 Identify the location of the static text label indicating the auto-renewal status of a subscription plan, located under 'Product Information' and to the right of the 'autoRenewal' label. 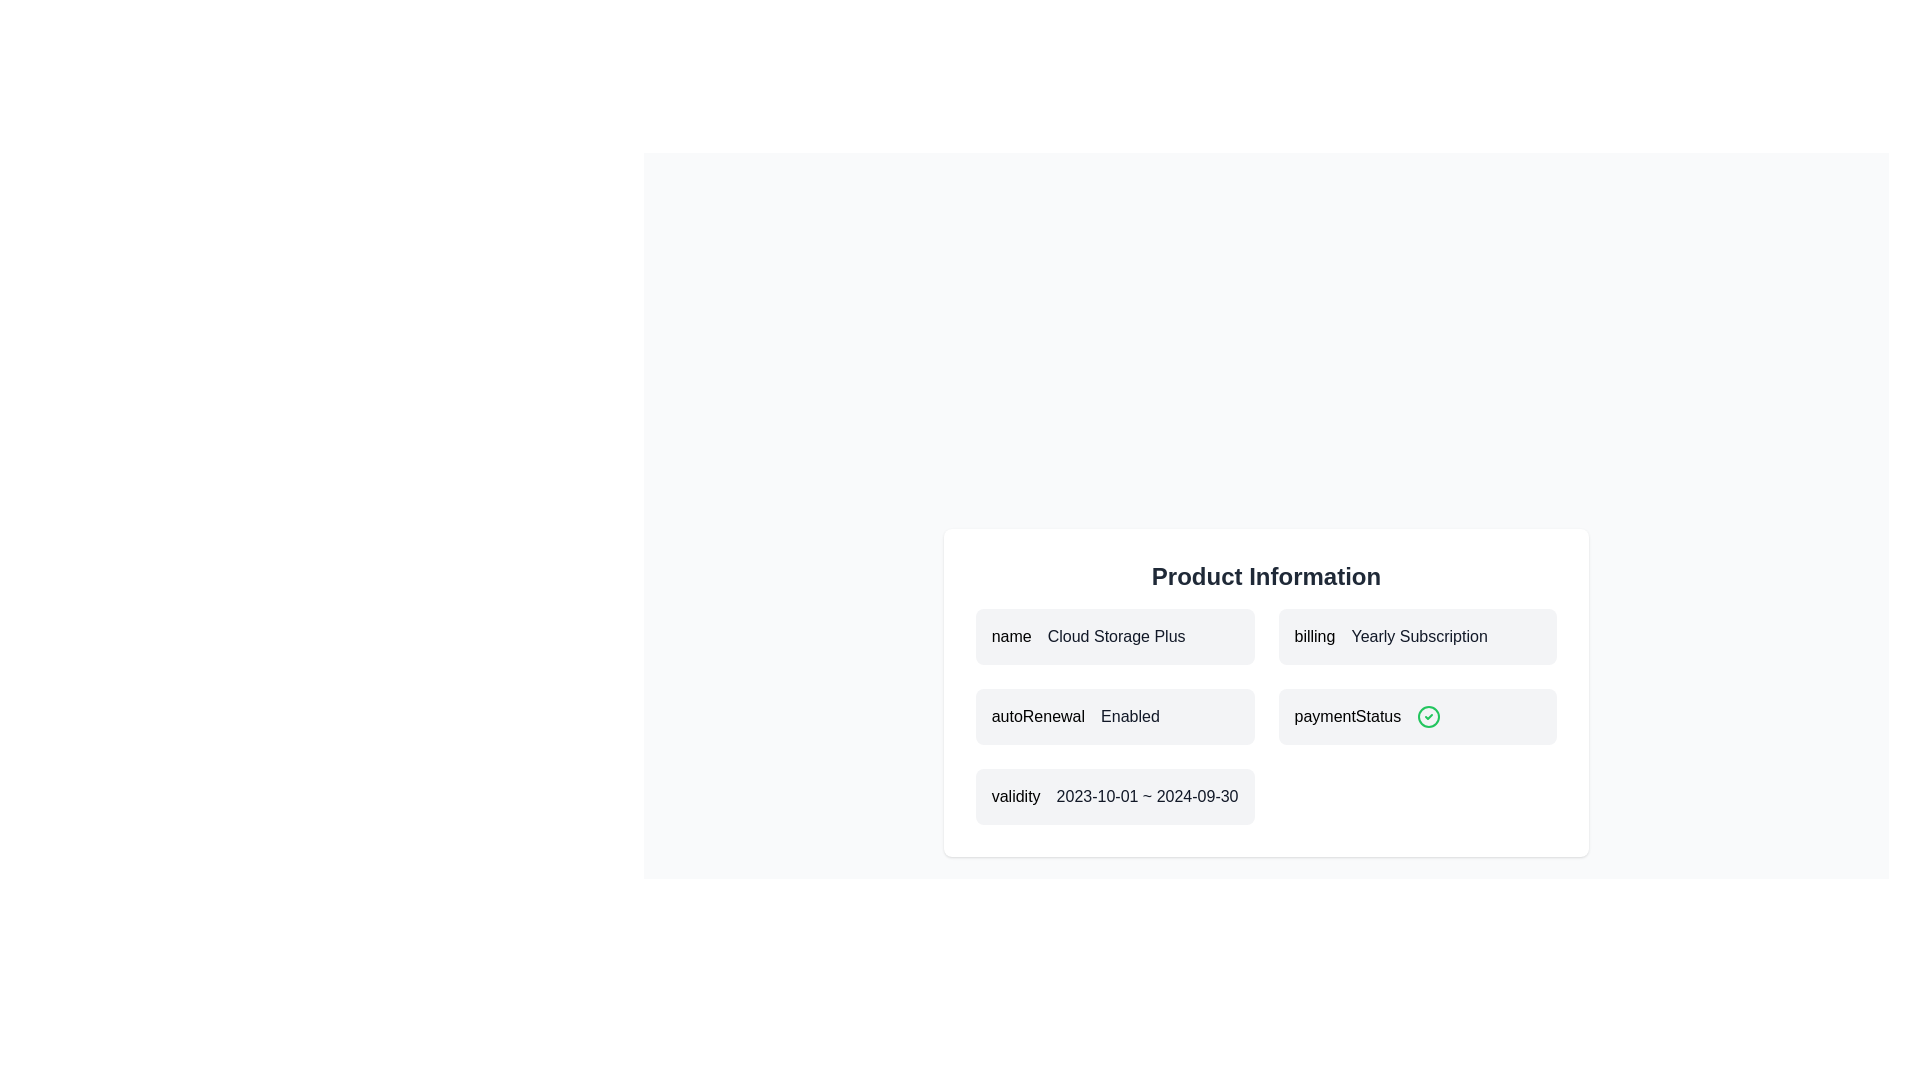
(1130, 715).